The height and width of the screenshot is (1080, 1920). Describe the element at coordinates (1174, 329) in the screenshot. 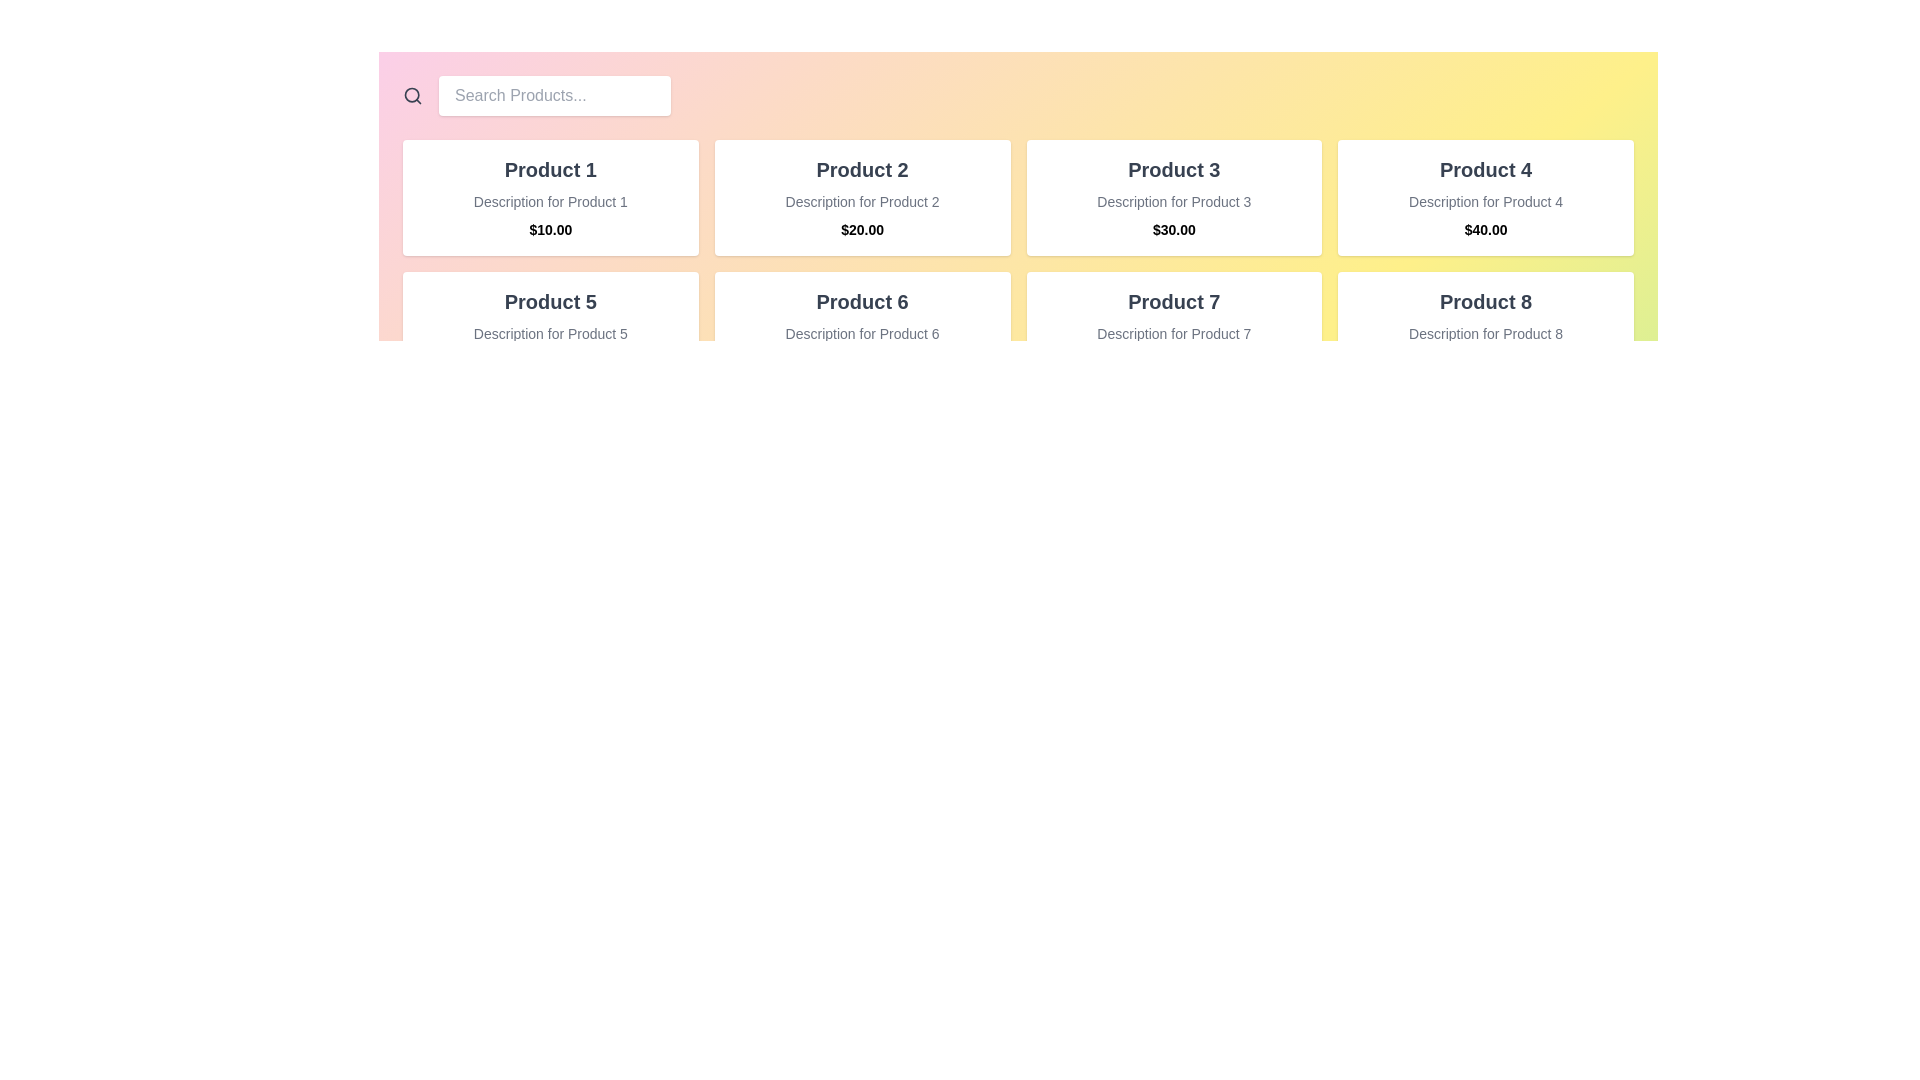

I see `text contained in the Information card titled 'Product 7' which includes the description 'Description for Product 7' and the price '$70.00'` at that location.